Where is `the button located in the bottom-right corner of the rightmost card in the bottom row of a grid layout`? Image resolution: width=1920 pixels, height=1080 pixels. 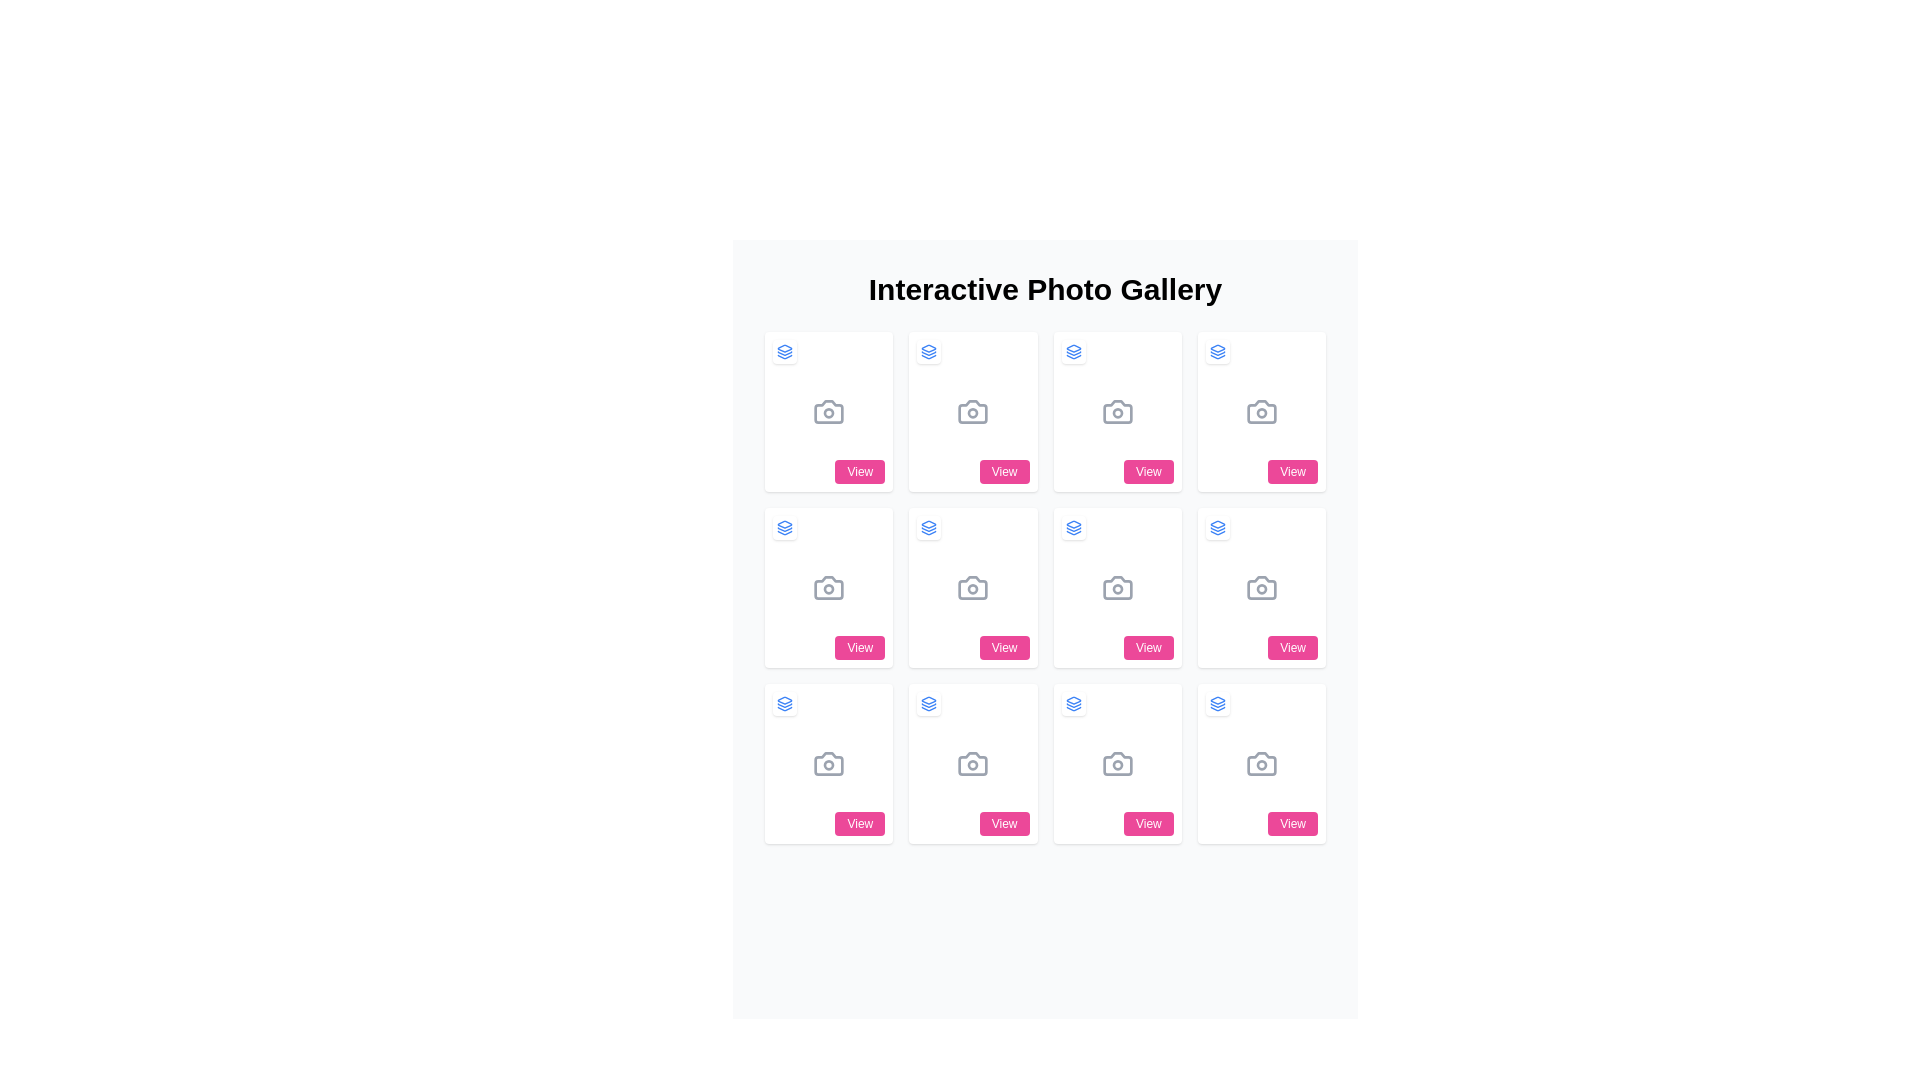 the button located in the bottom-right corner of the rightmost card in the bottom row of a grid layout is located at coordinates (1292, 824).